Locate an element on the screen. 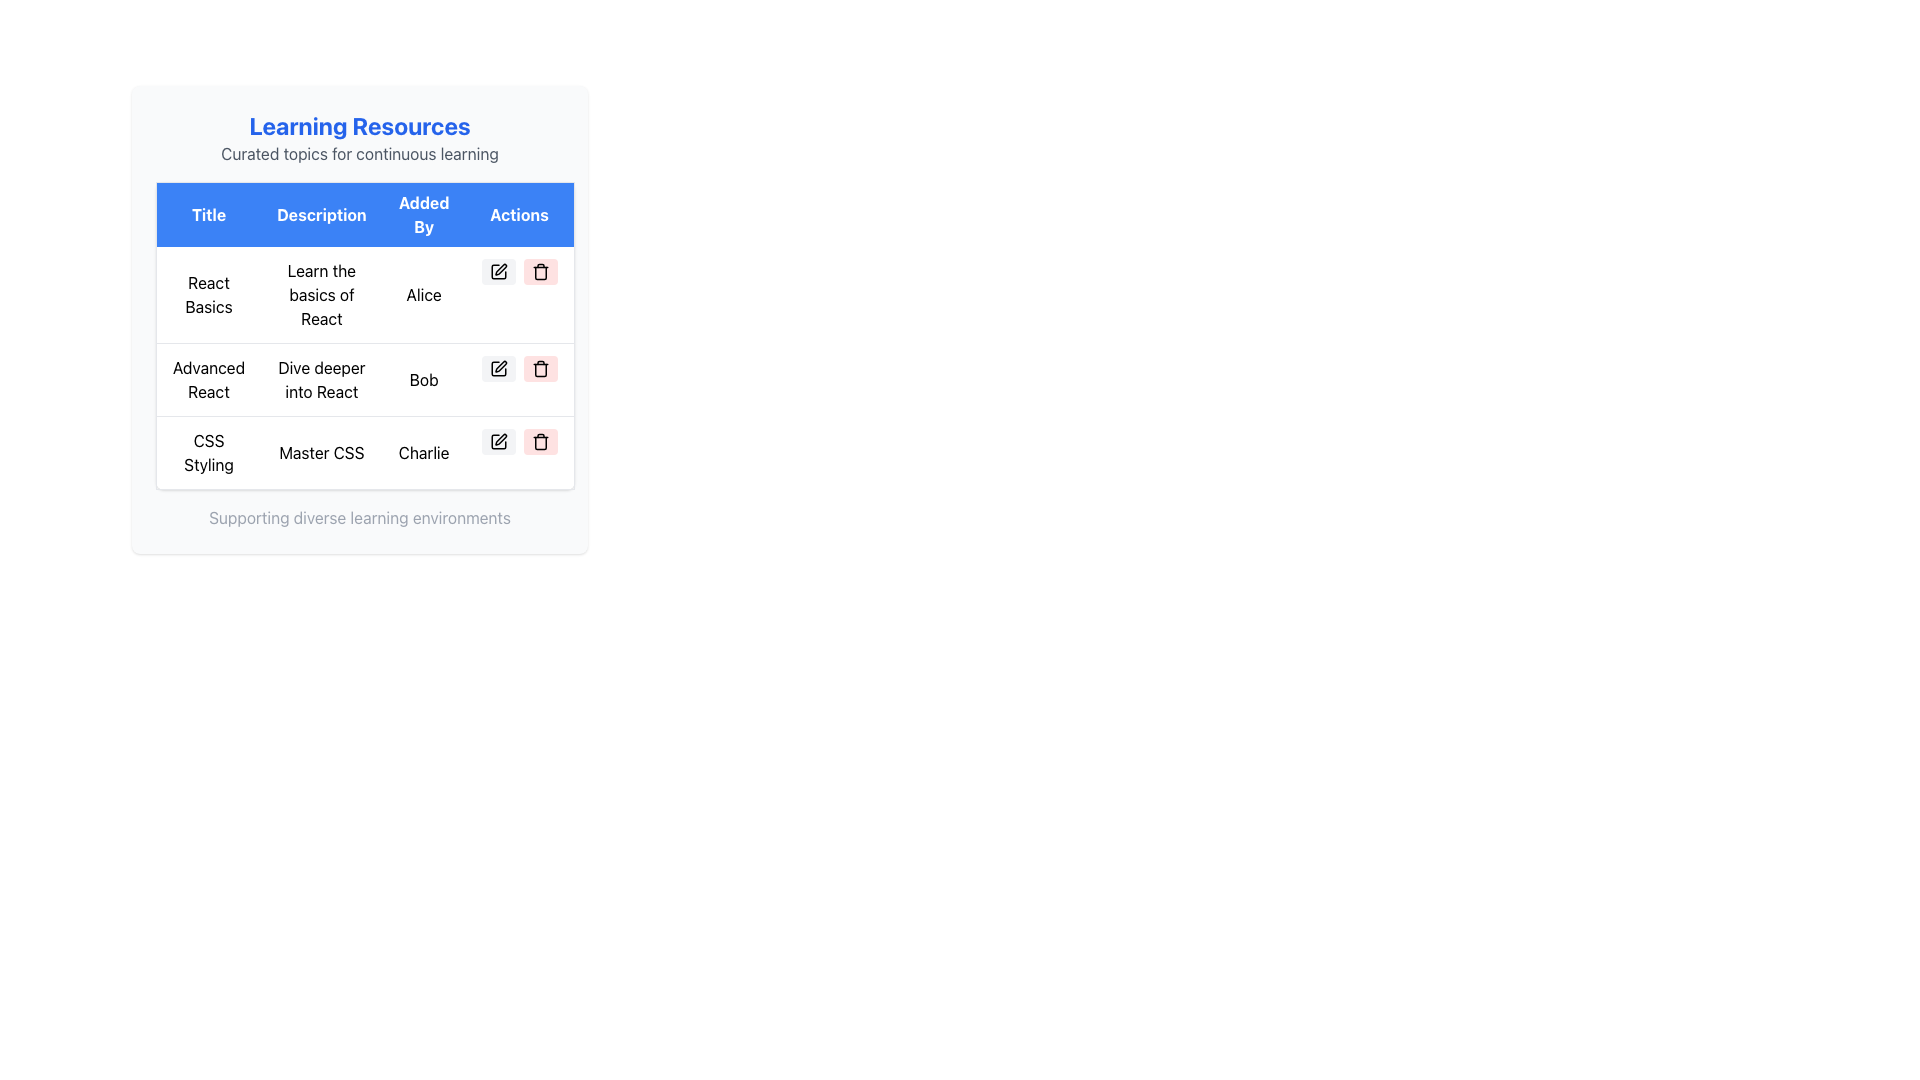 The width and height of the screenshot is (1920, 1080). the edit icon button represented by a pen symbol in the 'Actions' column of the second row for 'Advanced React' in the 'Learning Resources' table to initiate editing is located at coordinates (498, 369).